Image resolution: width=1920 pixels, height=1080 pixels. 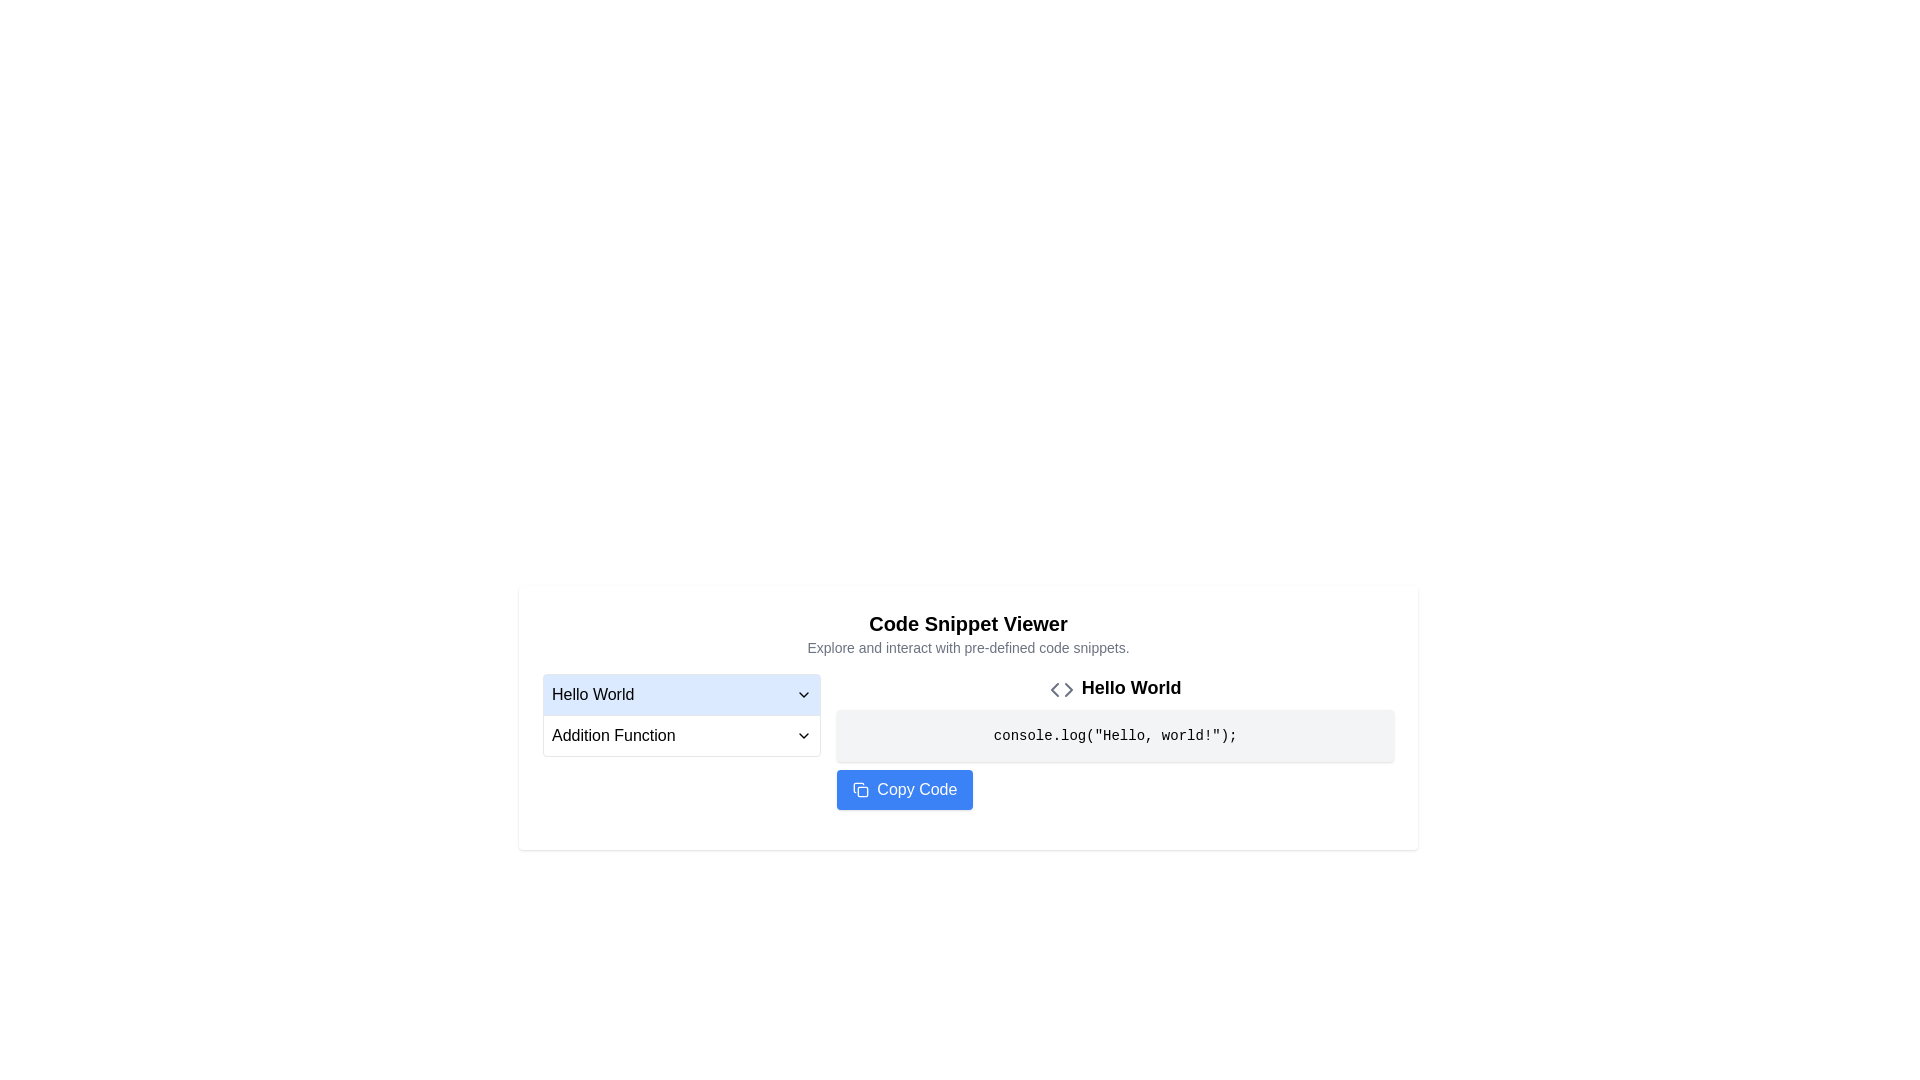 What do you see at coordinates (1053, 688) in the screenshot?
I see `the left-pointing chevron icon, which is part of a pair of chevron icons adjacent to the text 'Hello World'` at bounding box center [1053, 688].